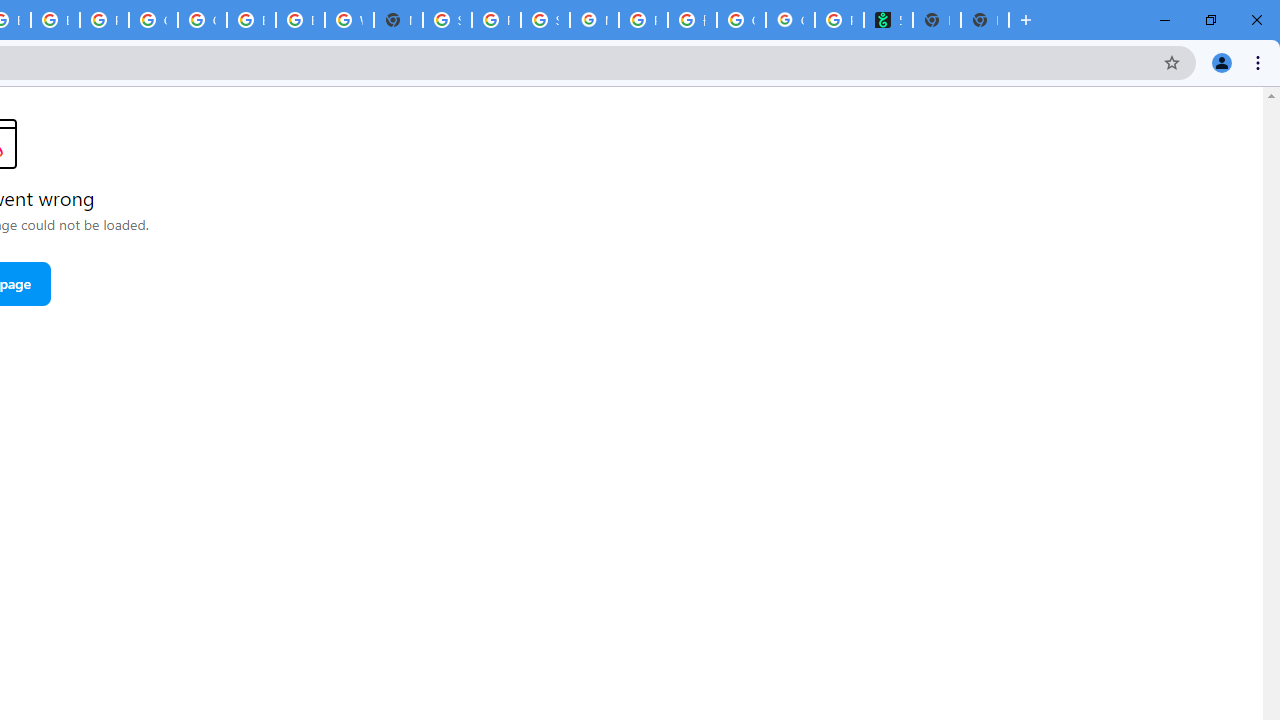 Image resolution: width=1280 pixels, height=720 pixels. Describe the element at coordinates (202, 20) in the screenshot. I see `'Google Cloud Platform'` at that location.